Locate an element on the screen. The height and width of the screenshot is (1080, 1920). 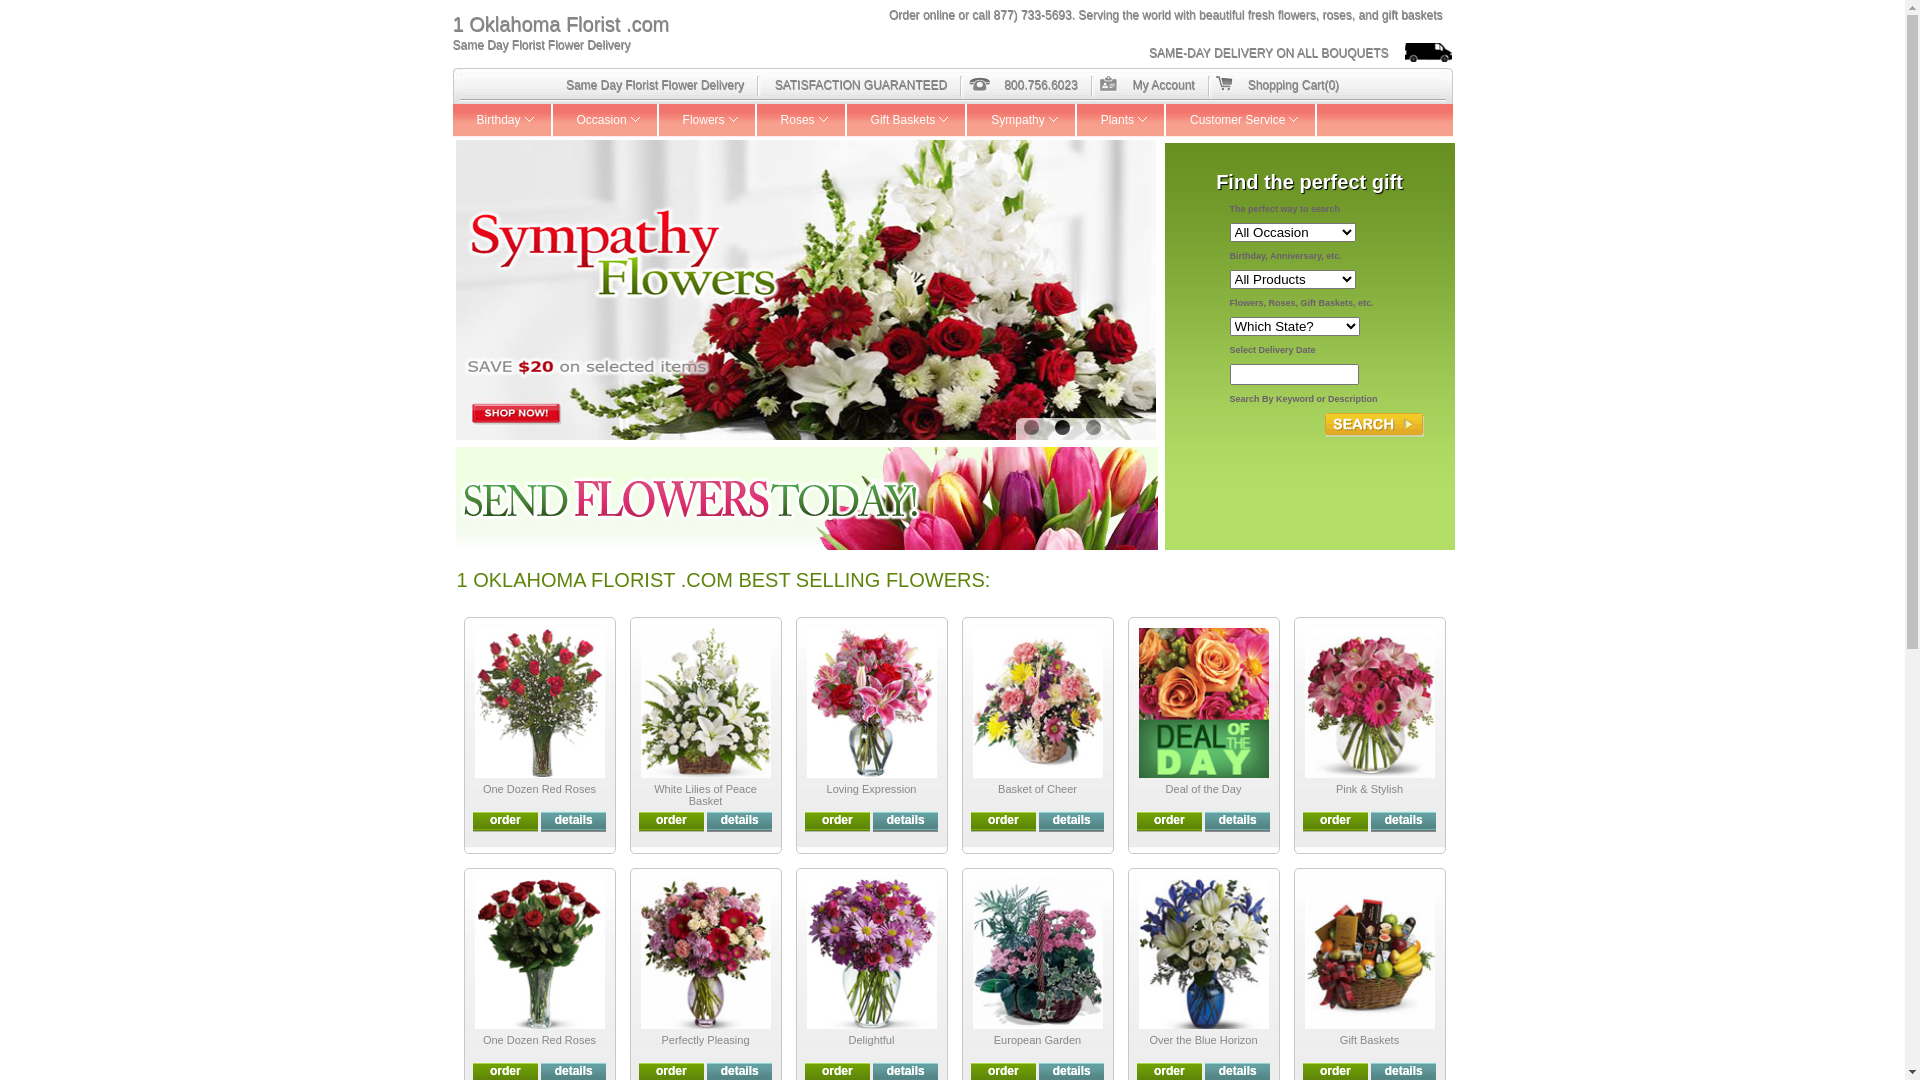
'Occasion' is located at coordinates (604, 119).